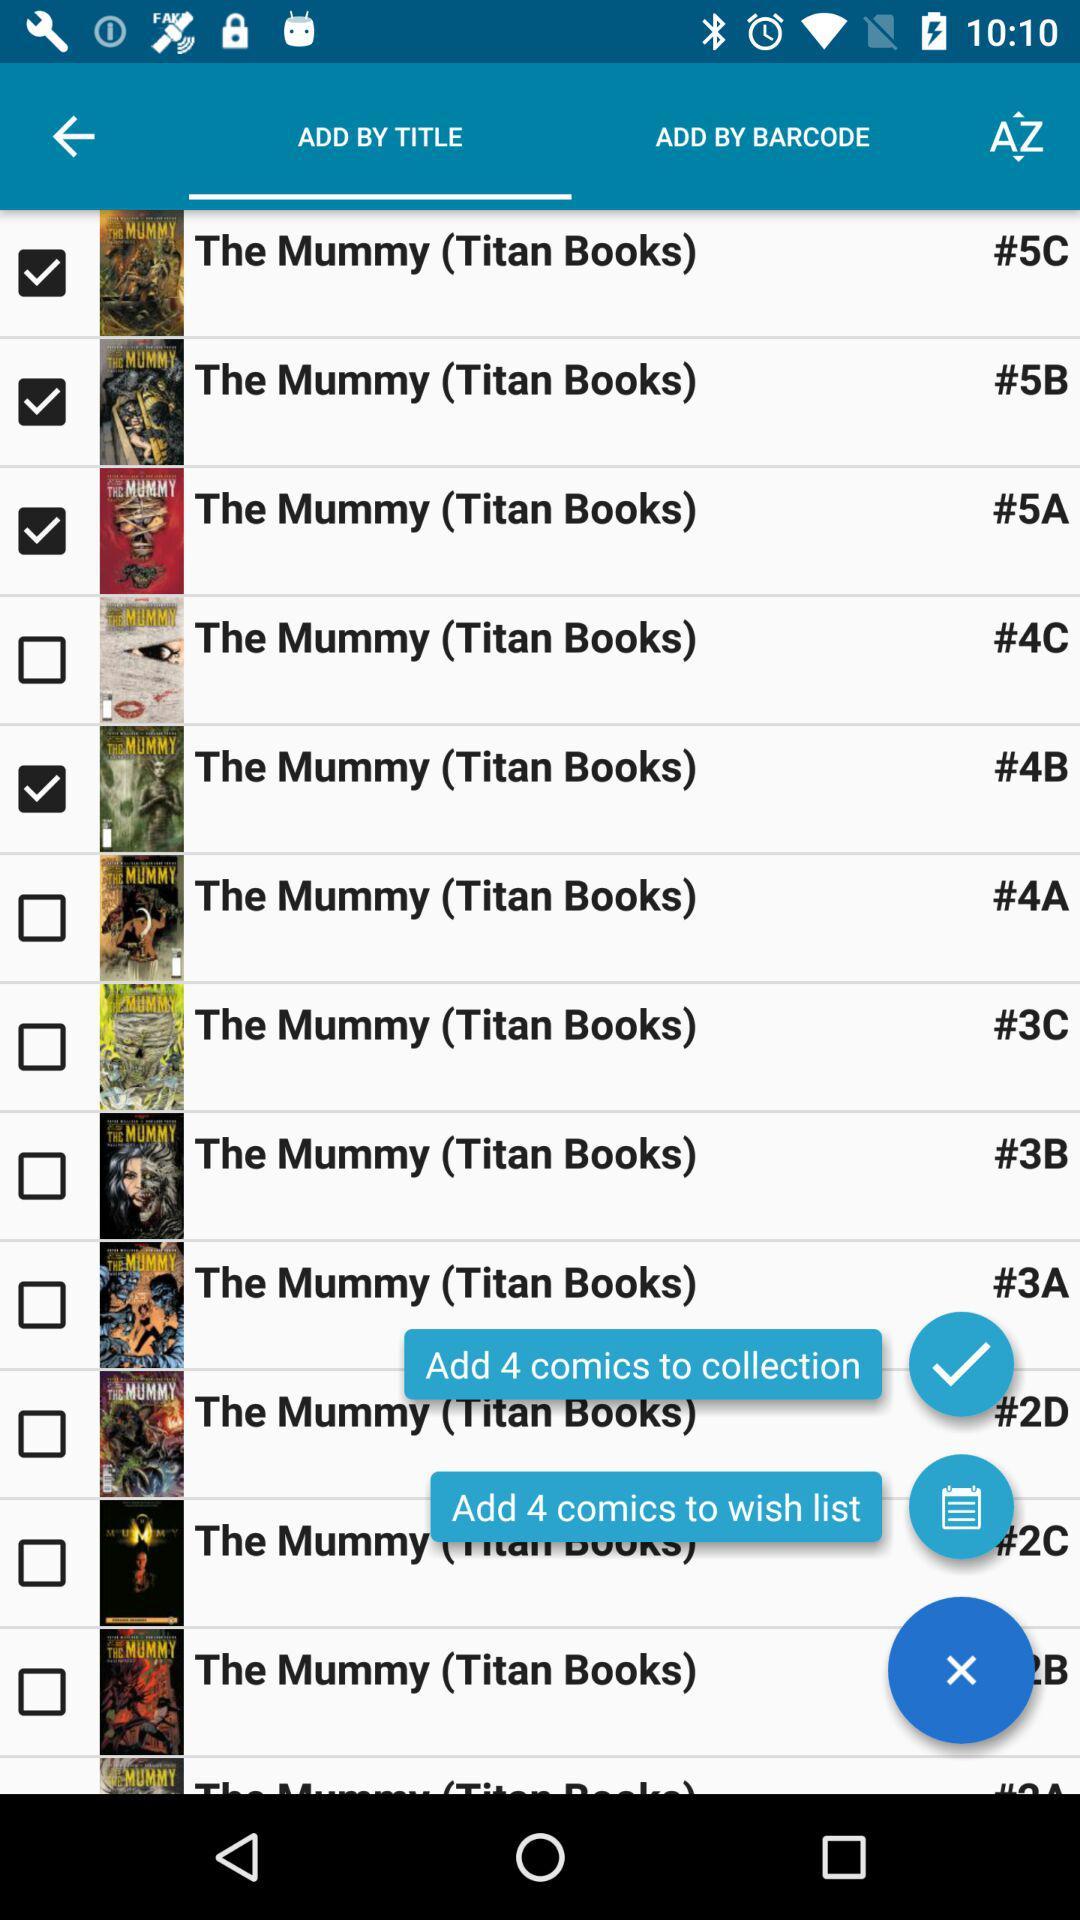  What do you see at coordinates (48, 1433) in the screenshot?
I see `a comic` at bounding box center [48, 1433].